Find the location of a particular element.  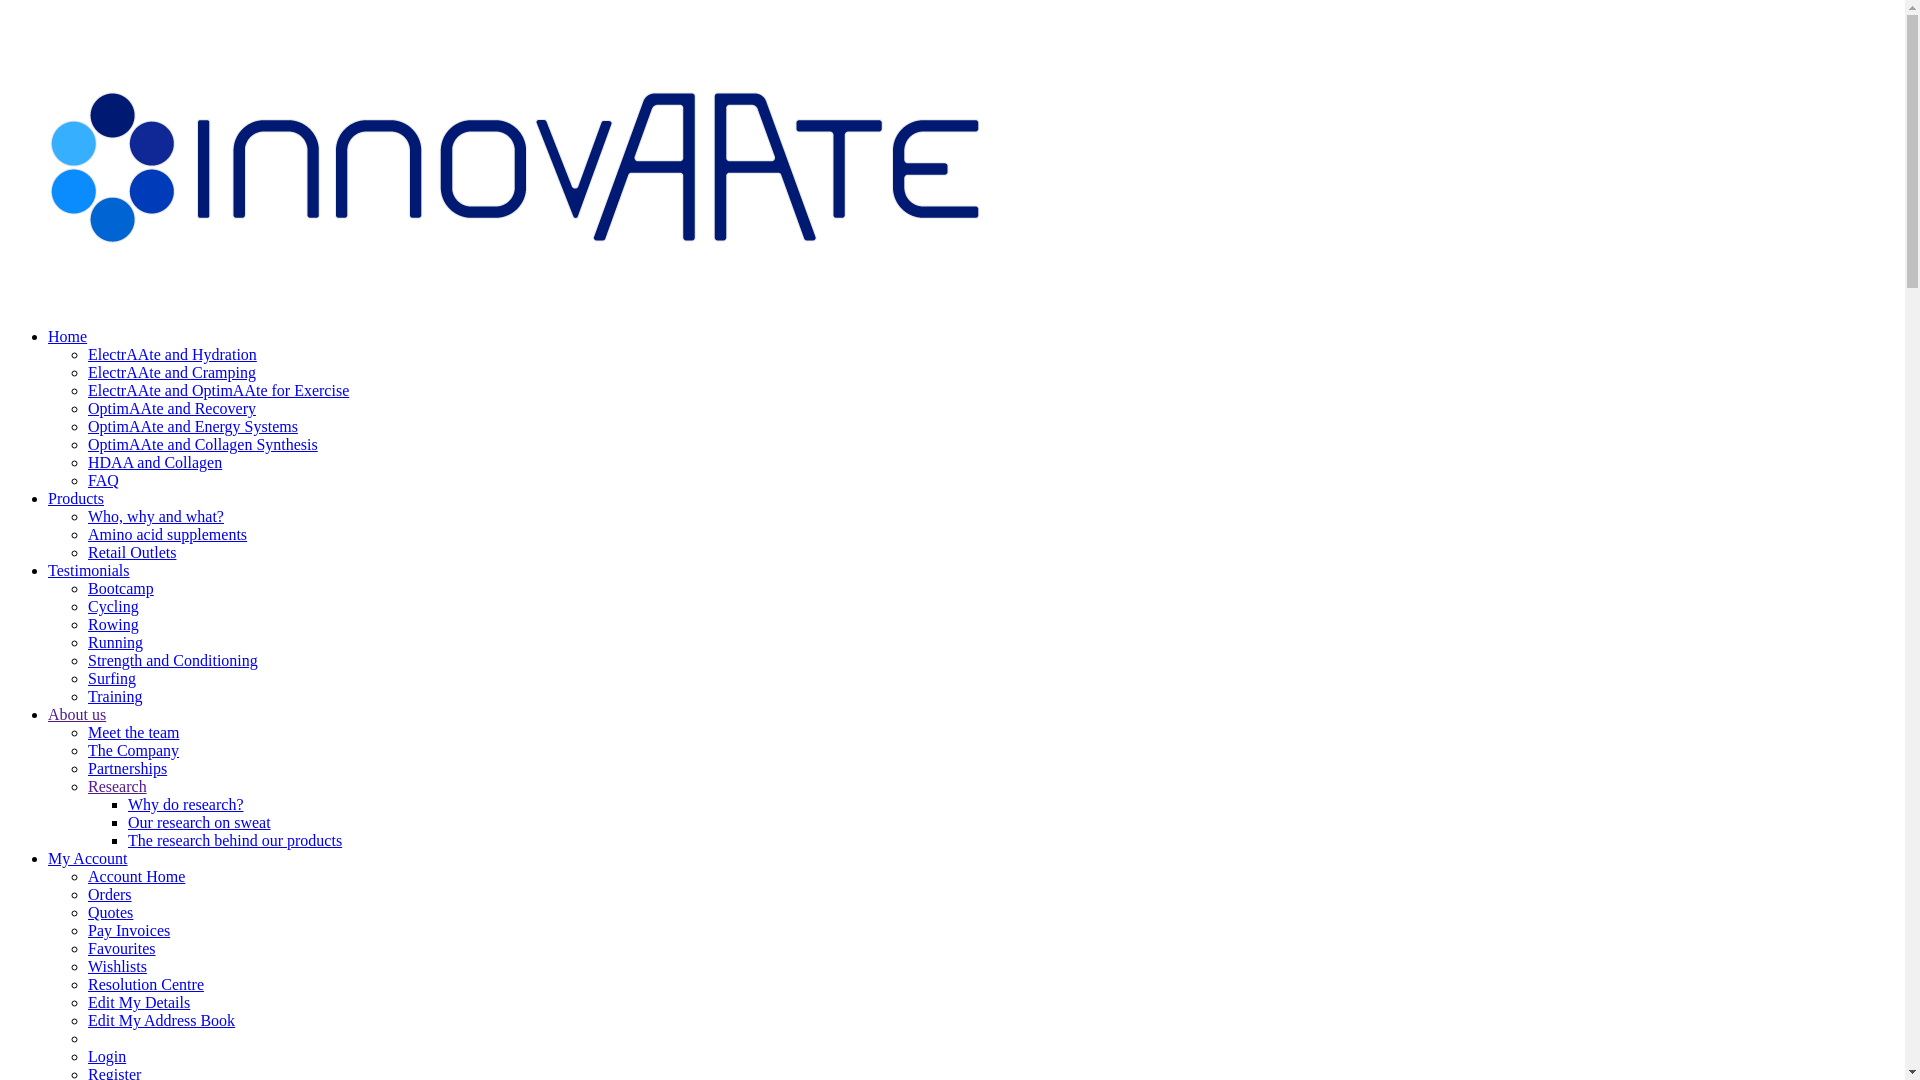

'ElectrAAte and OptimAAte for Exercise' is located at coordinates (218, 390).